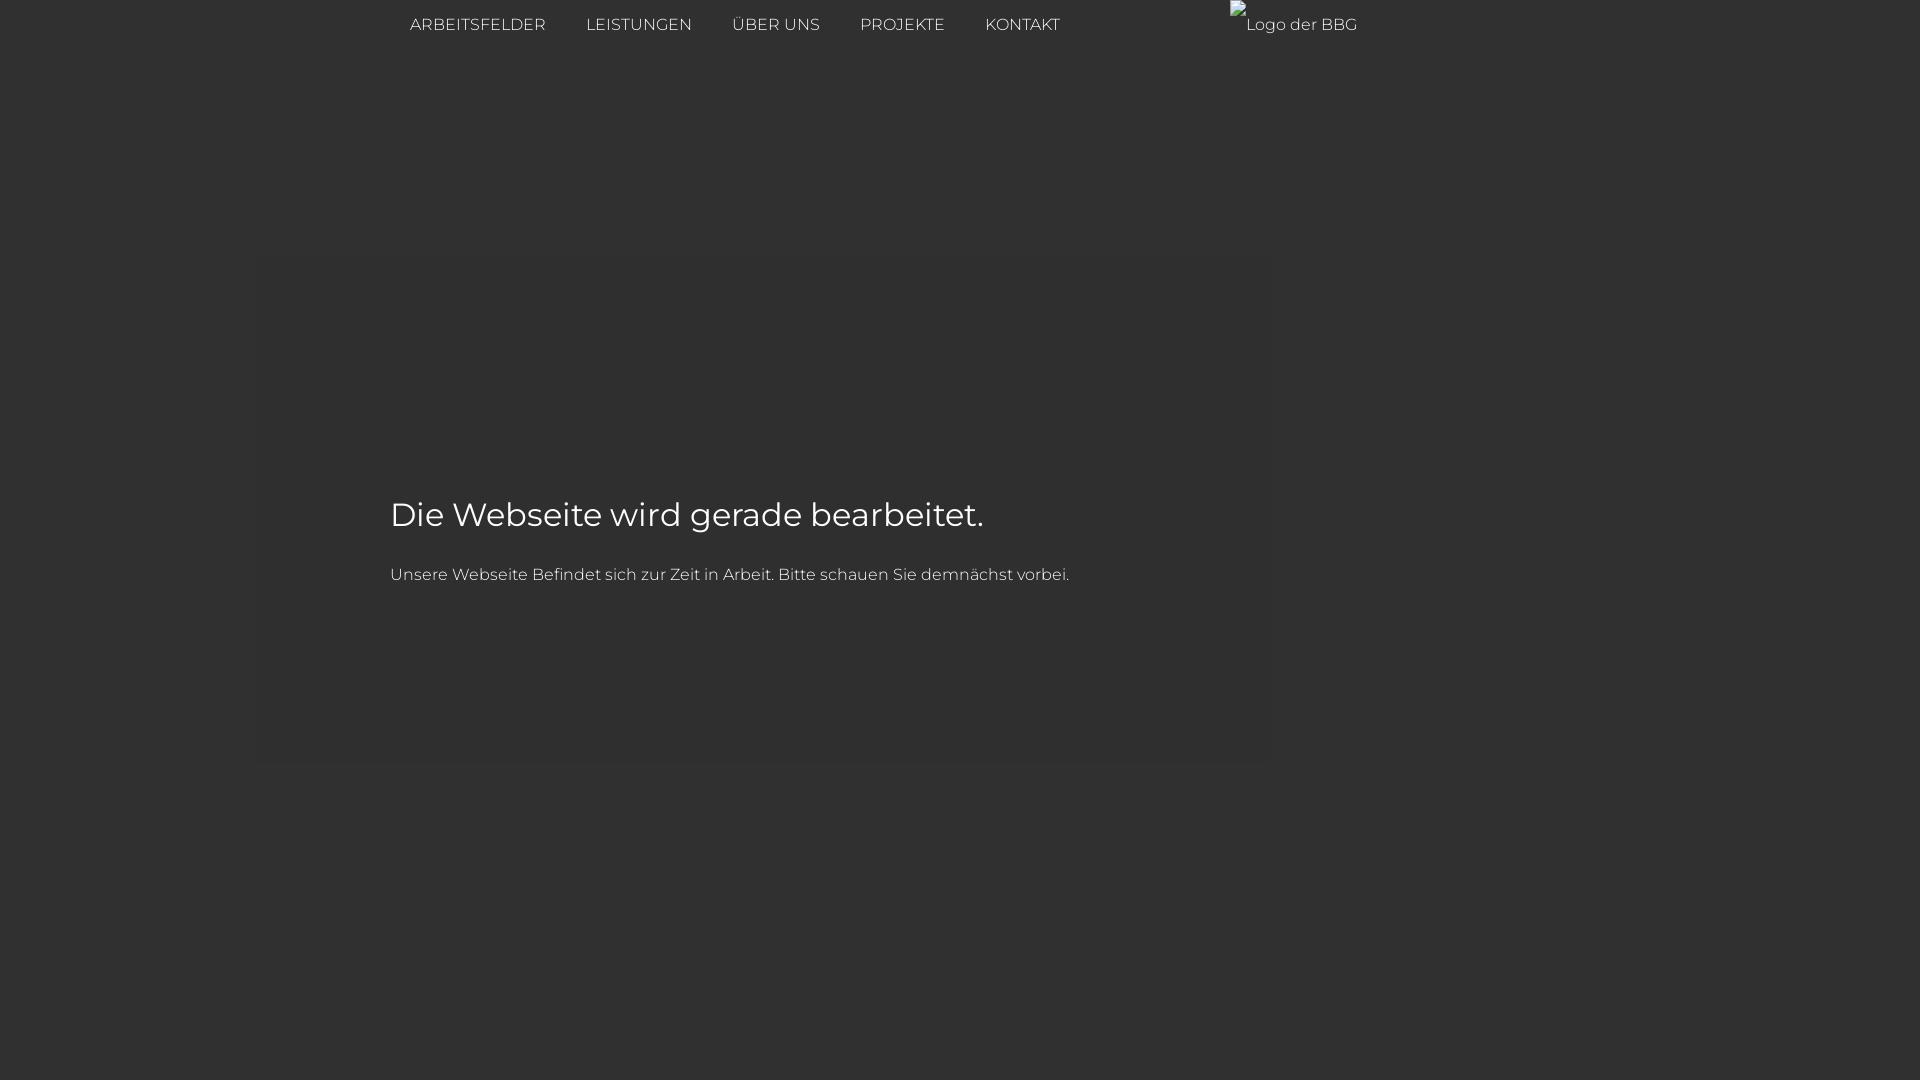 This screenshot has width=1920, height=1080. Describe the element at coordinates (637, 24) in the screenshot. I see `'LEISTUNGEN'` at that location.